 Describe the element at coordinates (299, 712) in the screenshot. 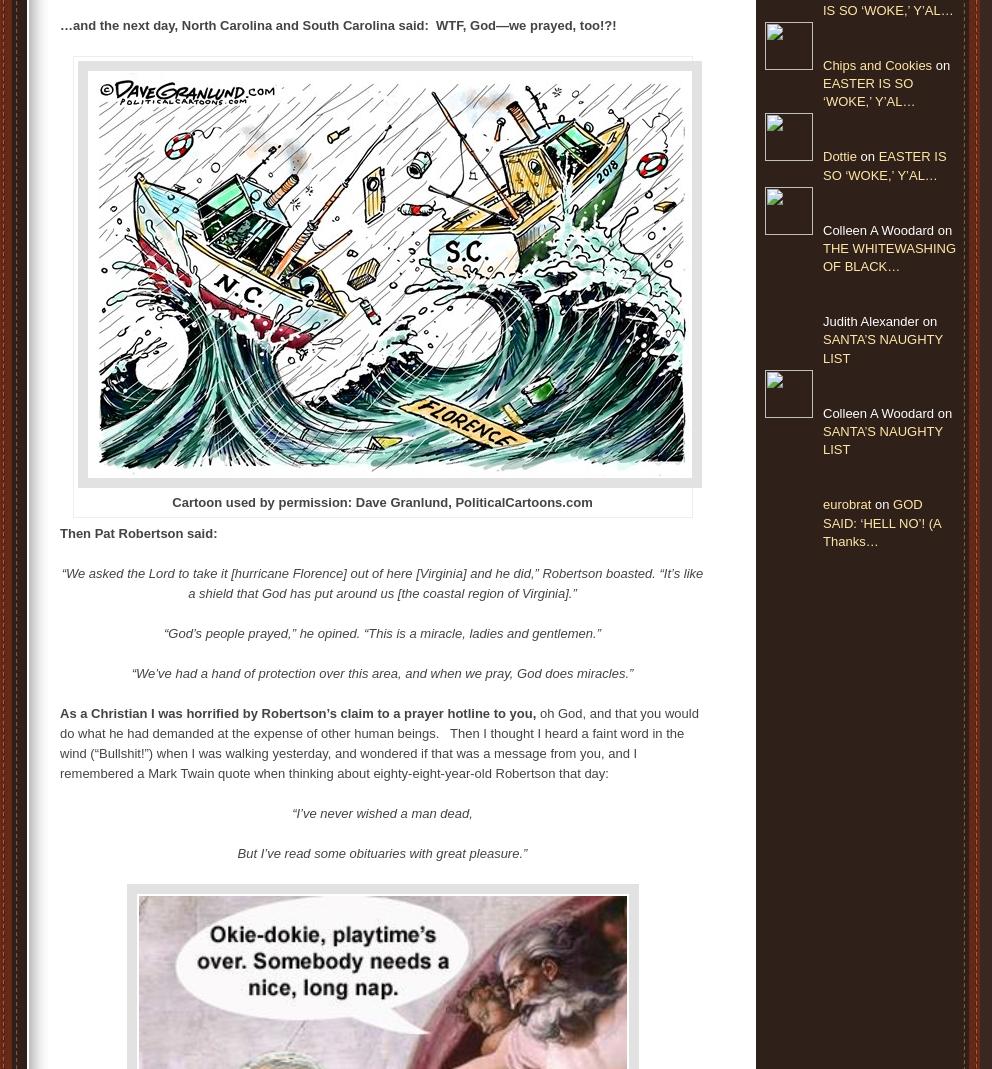

I see `'As a Christian I was horrified by Robertson’s claim to a prayer hotline to you,'` at that location.